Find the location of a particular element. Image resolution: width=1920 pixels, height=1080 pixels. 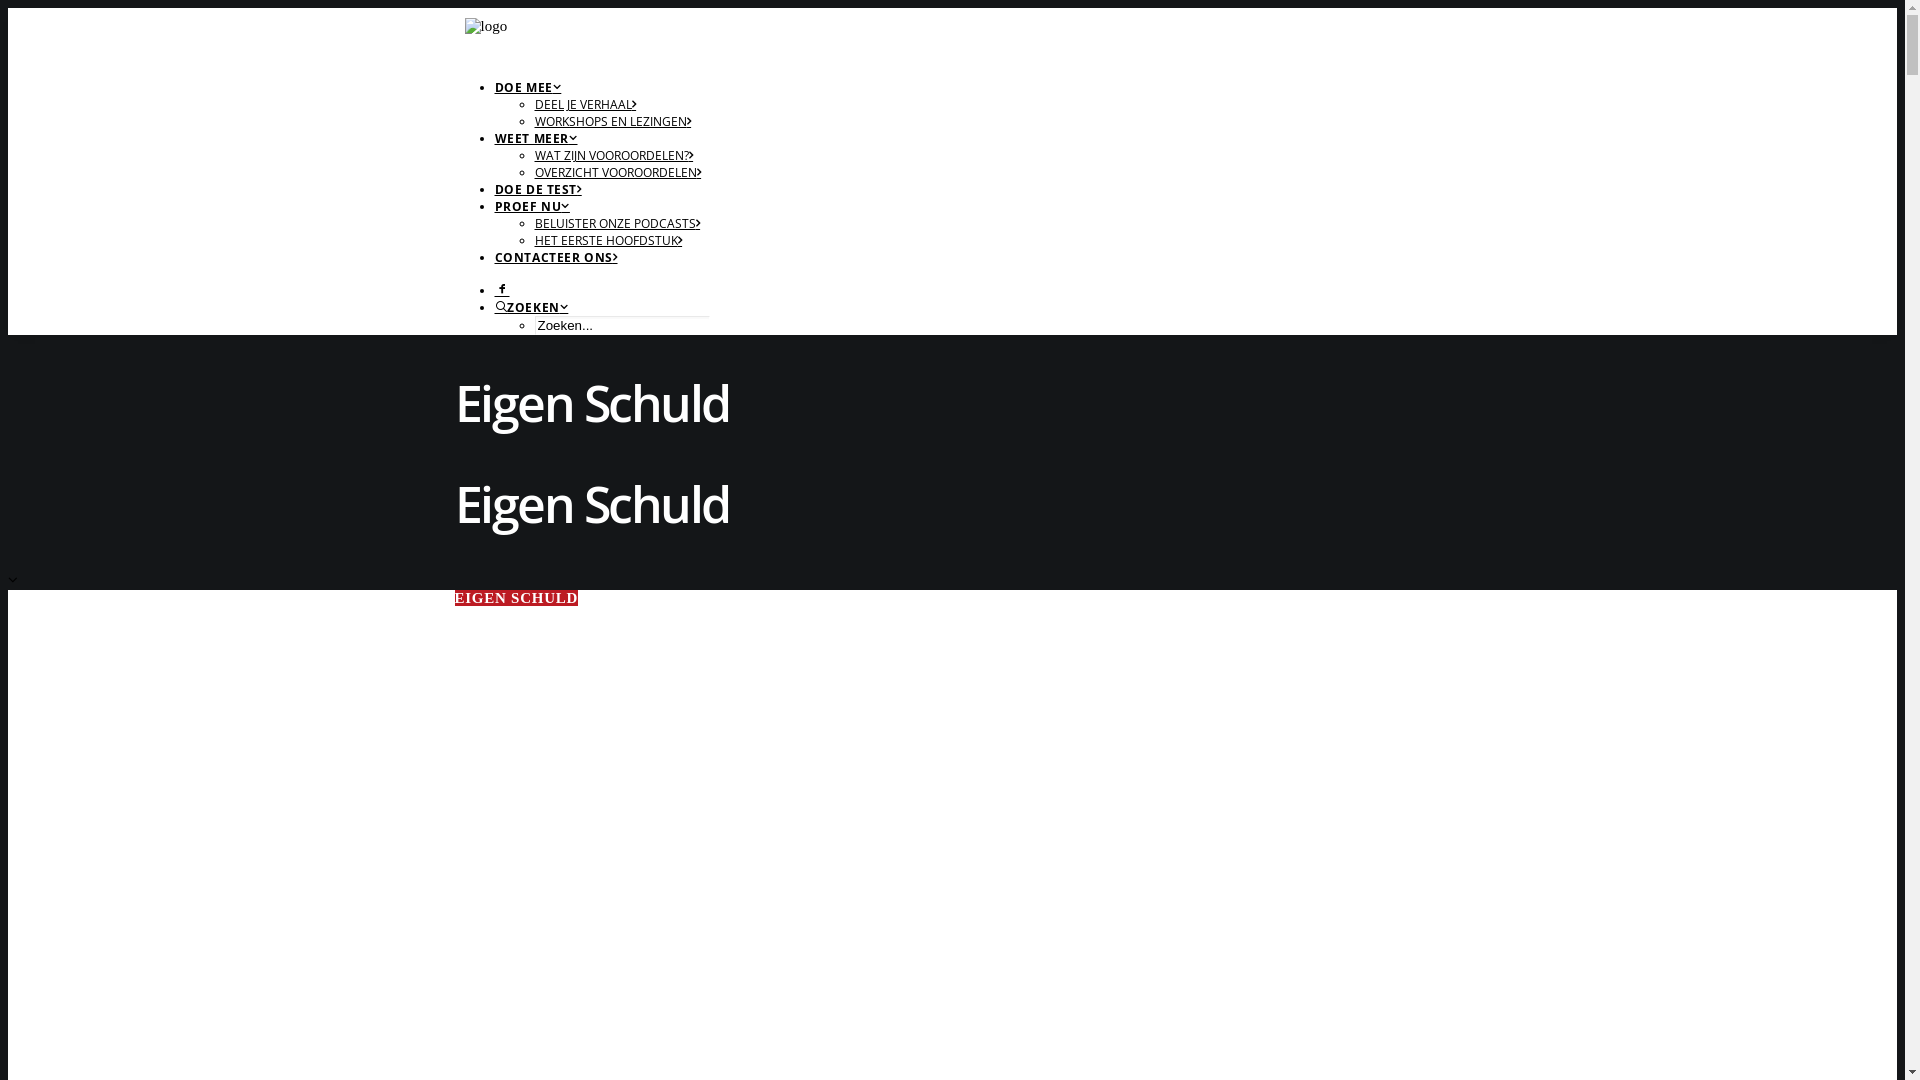

'WEET MEER' is located at coordinates (535, 137).